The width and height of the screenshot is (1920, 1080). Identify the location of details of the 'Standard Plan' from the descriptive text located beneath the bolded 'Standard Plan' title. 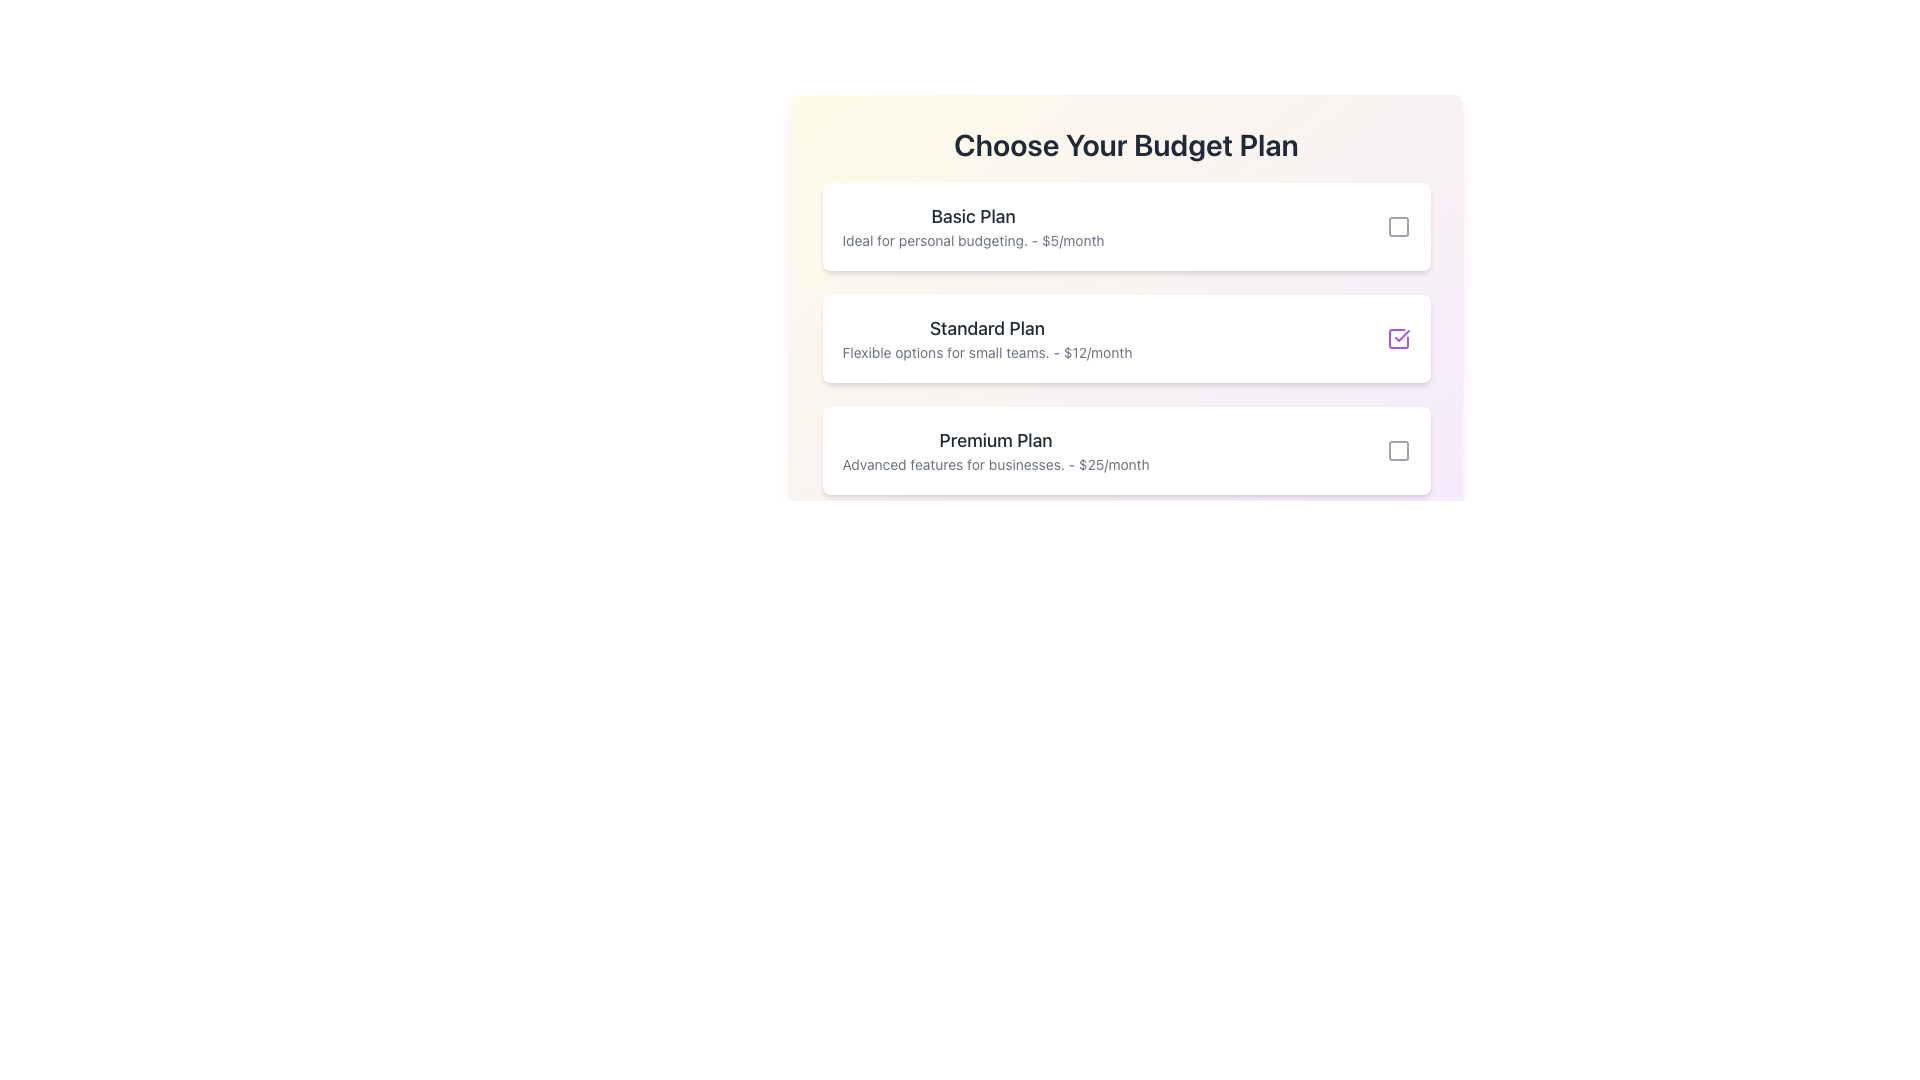
(987, 352).